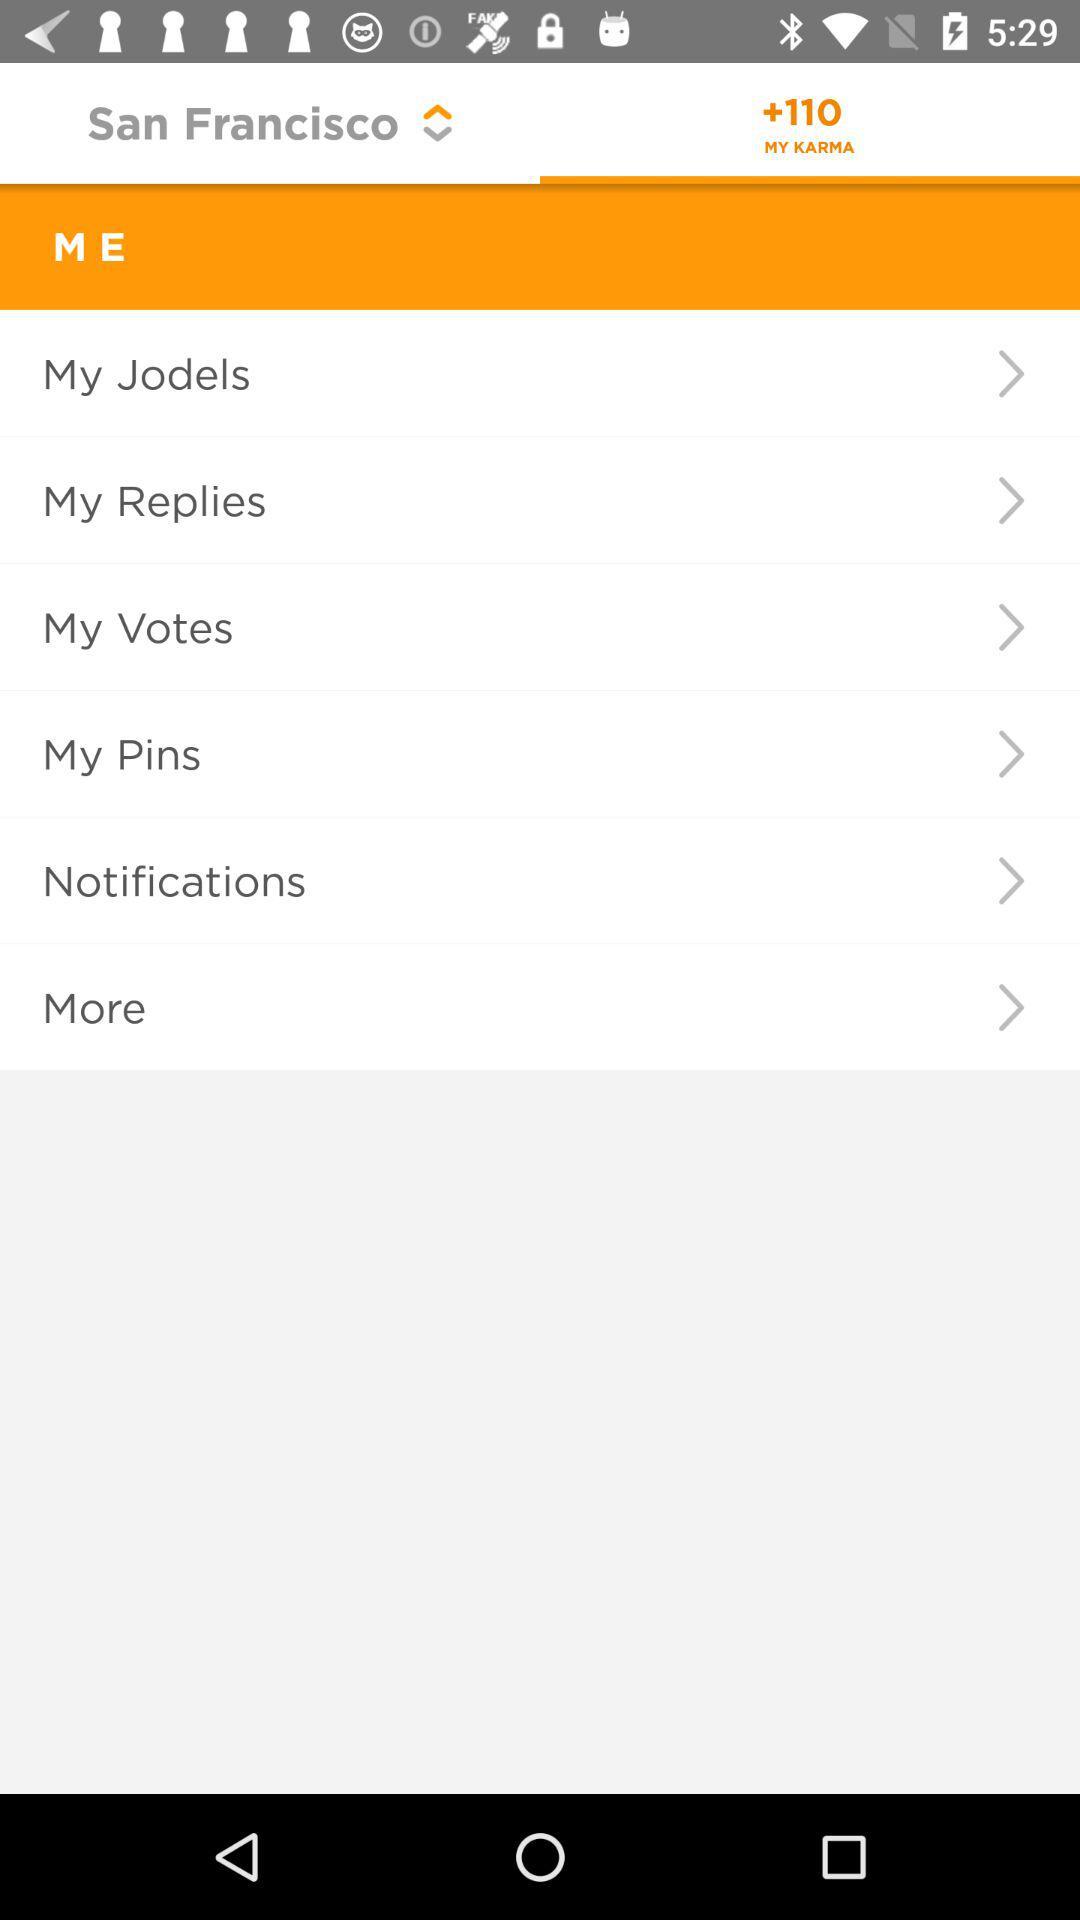 The image size is (1080, 1920). I want to click on item above notifications item, so click(1011, 752).